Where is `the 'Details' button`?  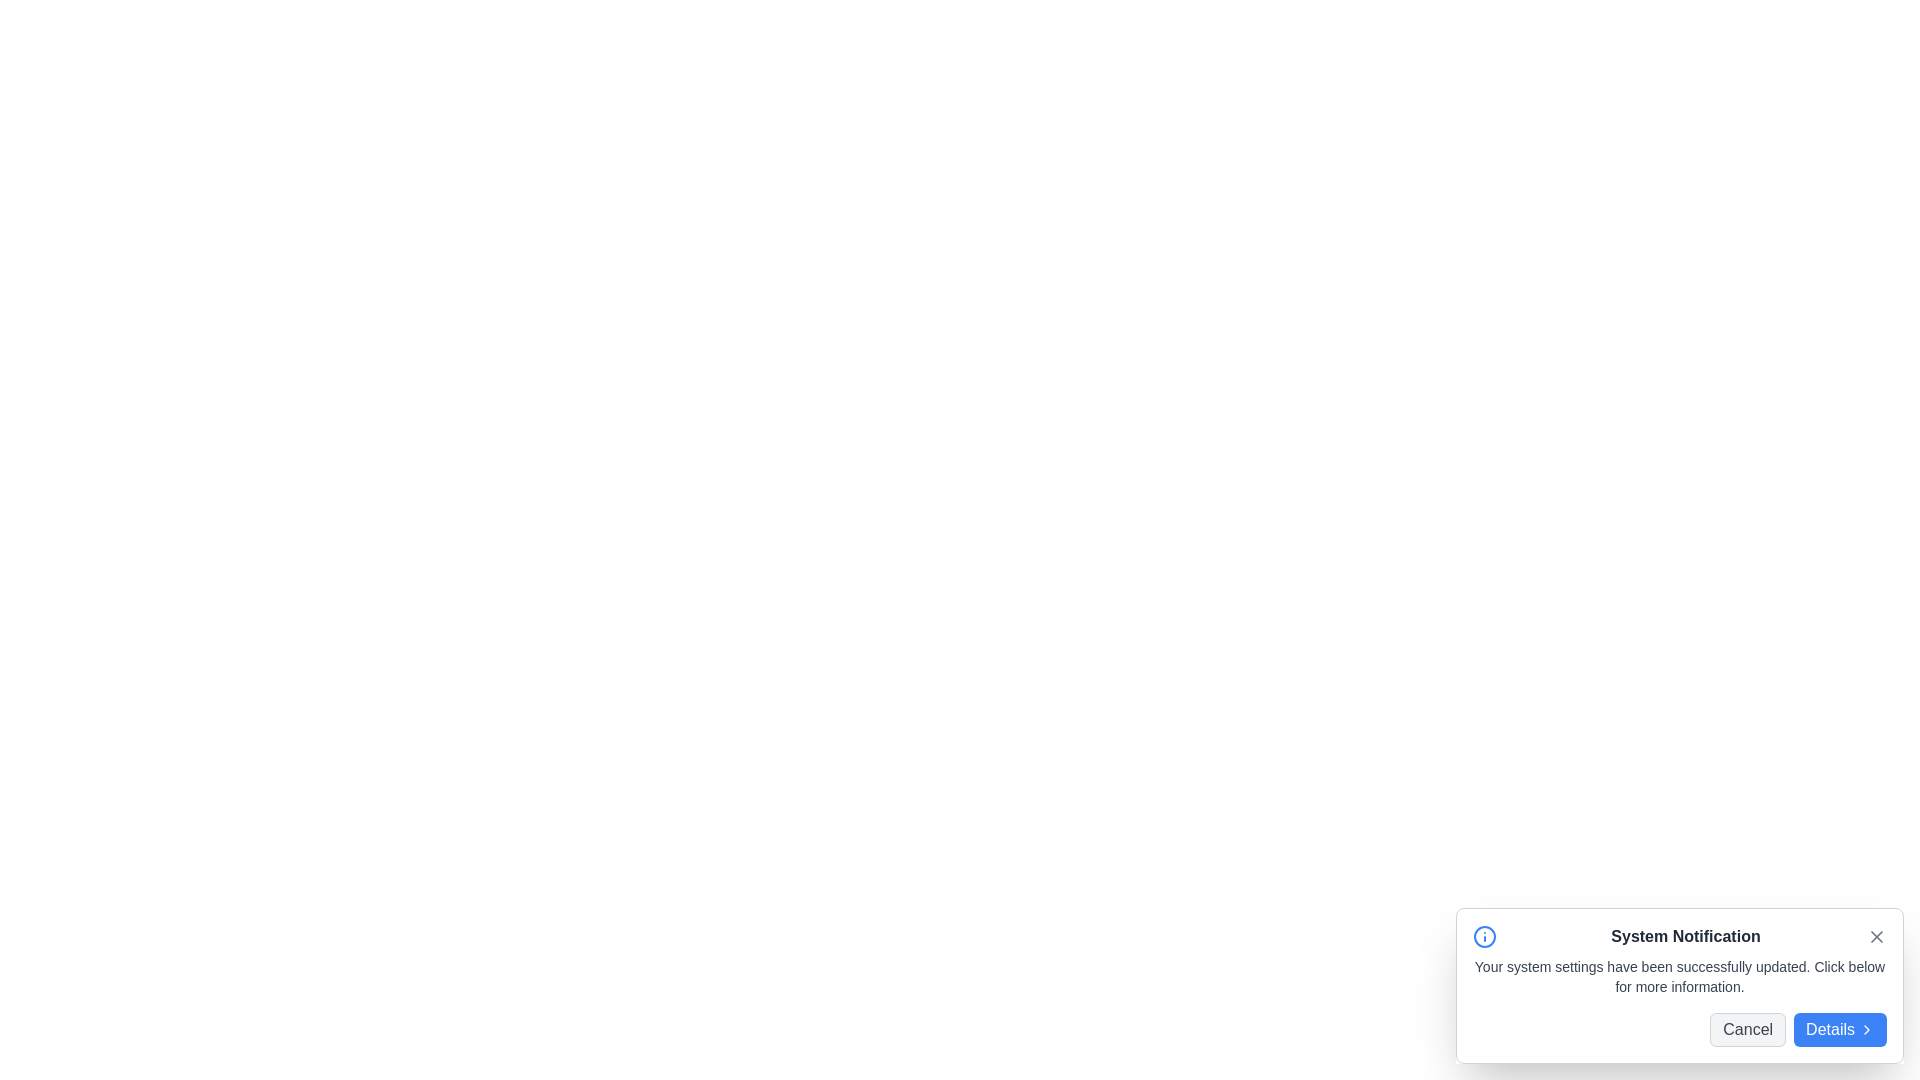 the 'Details' button is located at coordinates (1840, 1029).